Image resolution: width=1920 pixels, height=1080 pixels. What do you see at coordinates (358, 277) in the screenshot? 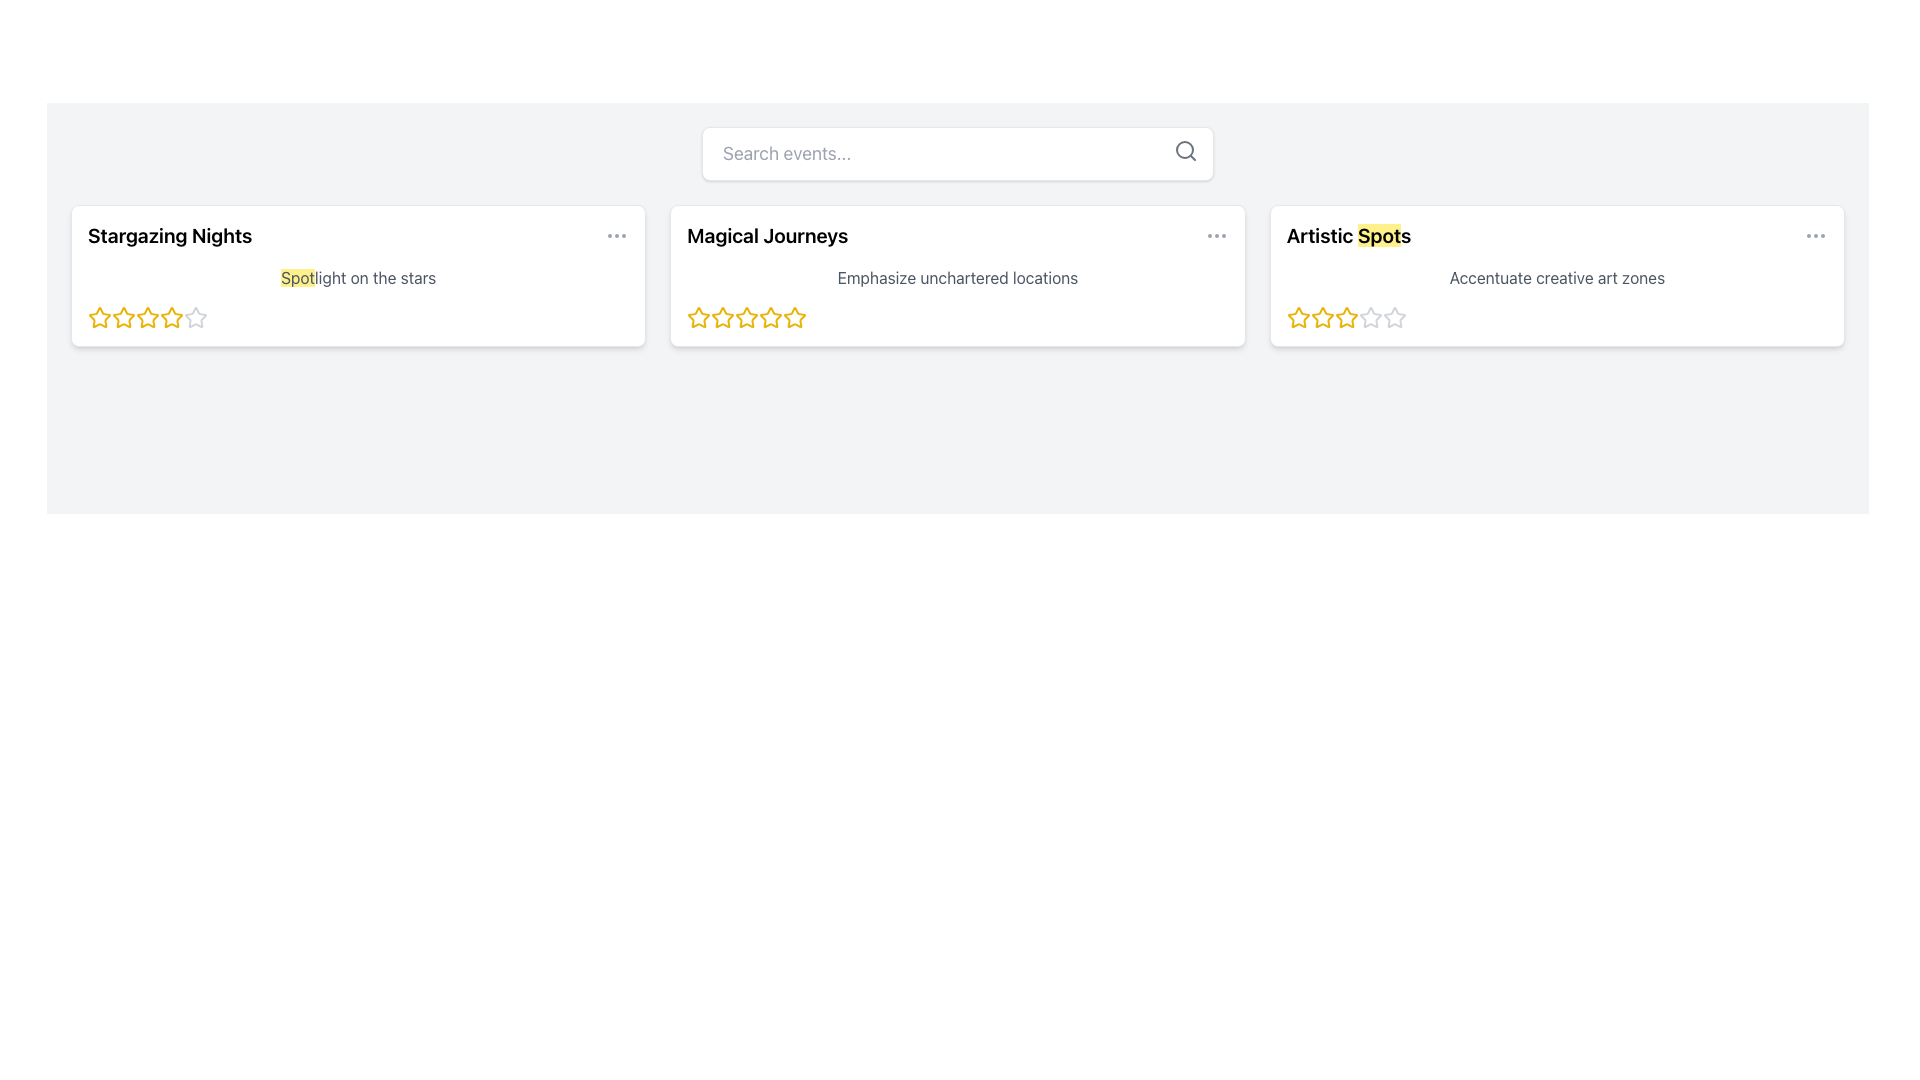
I see `the text segment displaying 'Spotlight on the stars', which has 'Spot' highlighted in yellow and is positioned below the title 'Stargazing Nights'` at bounding box center [358, 277].